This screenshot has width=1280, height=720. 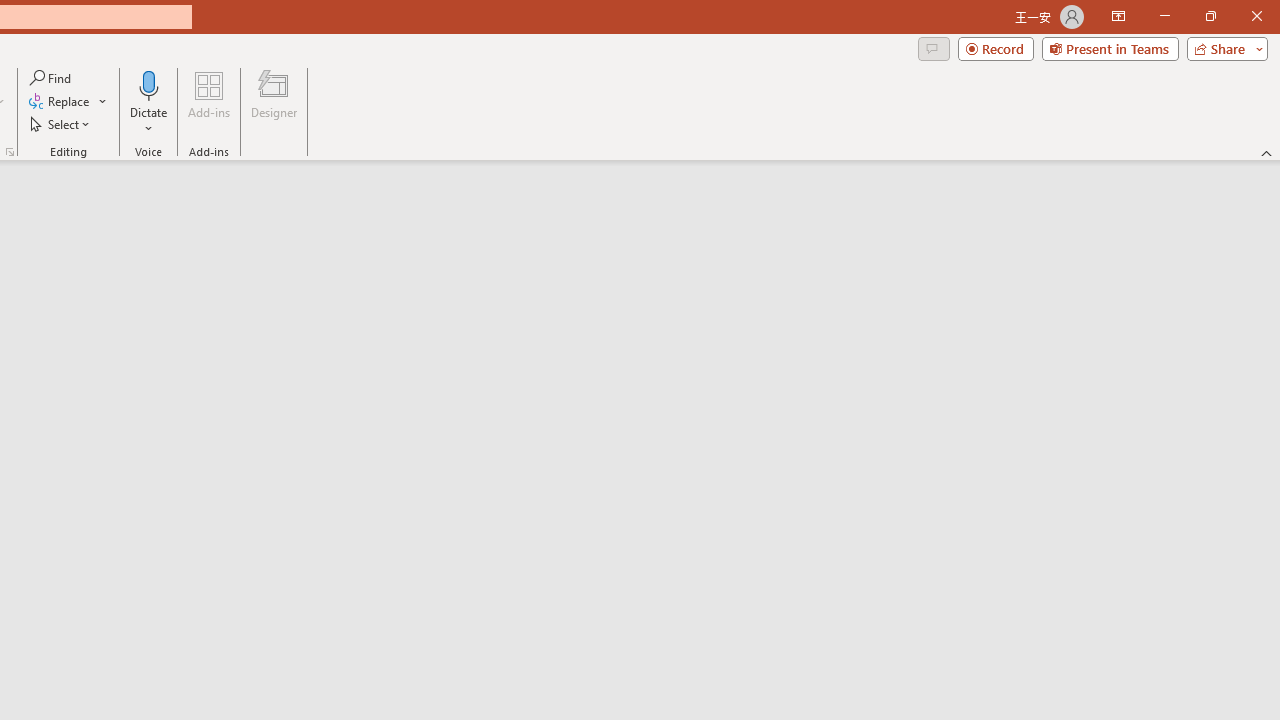 What do you see at coordinates (1164, 16) in the screenshot?
I see `'Minimize'` at bounding box center [1164, 16].